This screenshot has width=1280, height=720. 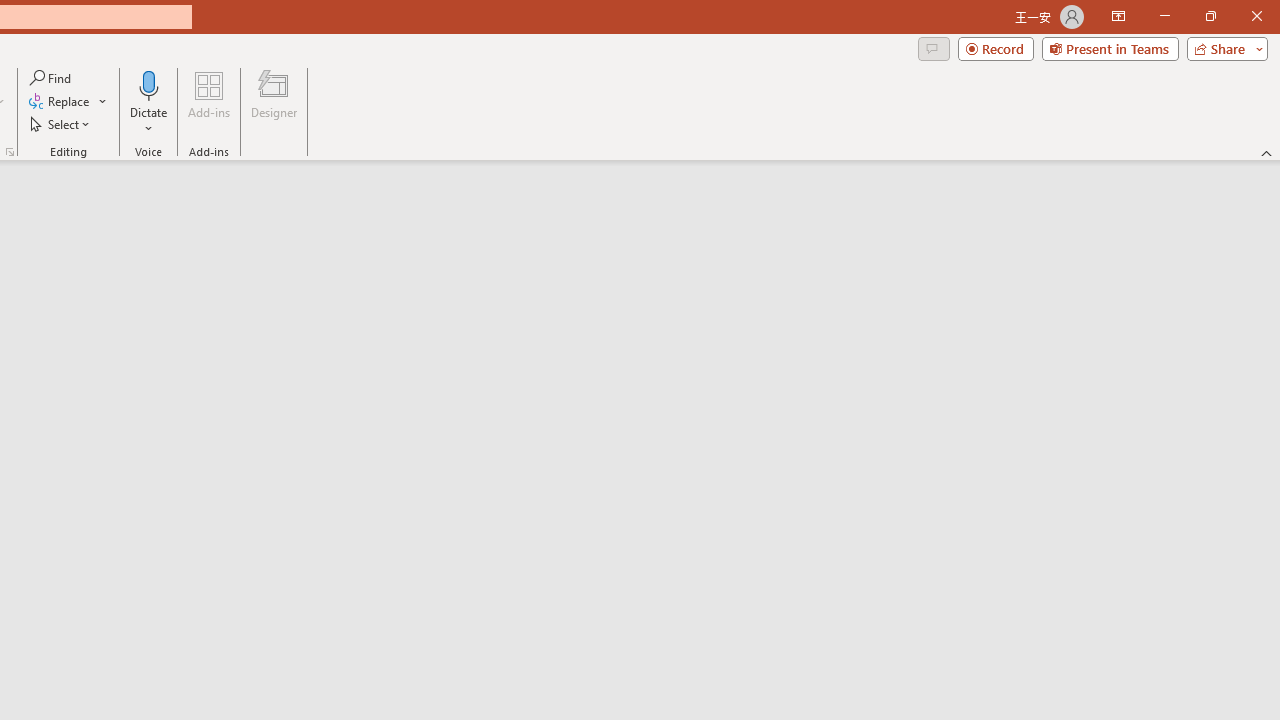 What do you see at coordinates (1164, 16) in the screenshot?
I see `'Minimize'` at bounding box center [1164, 16].